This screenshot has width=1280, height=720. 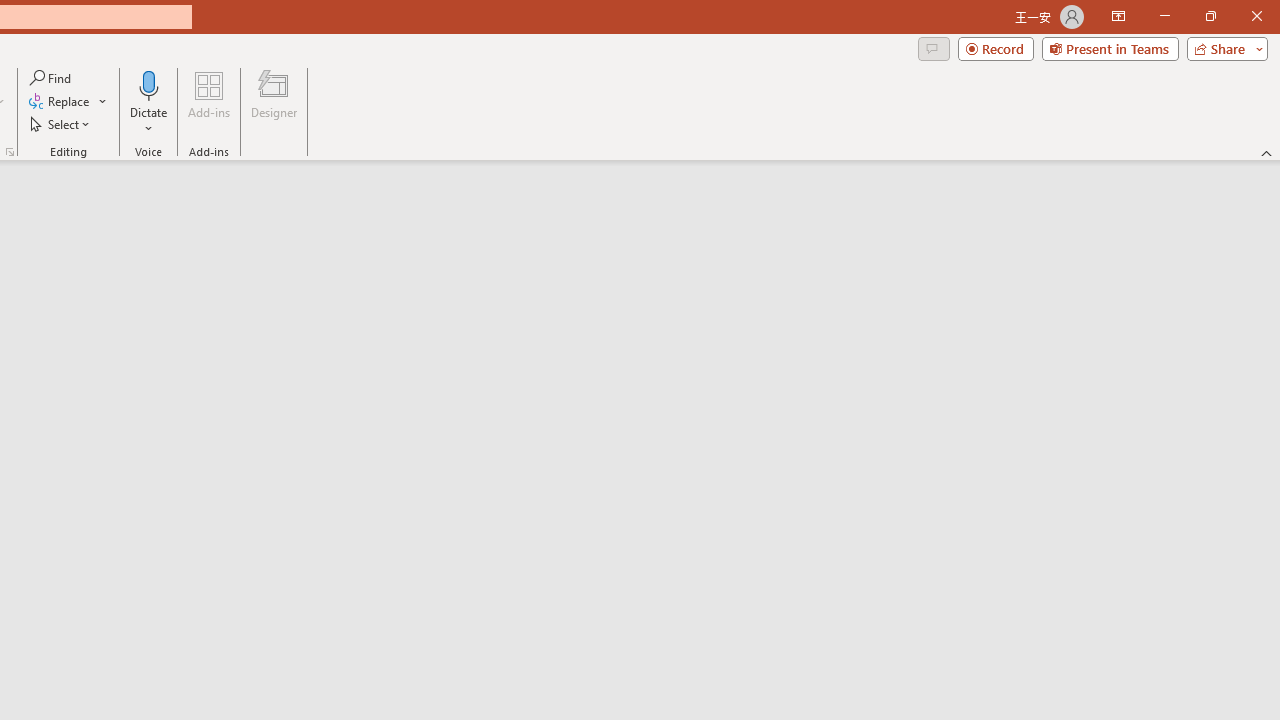 What do you see at coordinates (1164, 16) in the screenshot?
I see `'Minimize'` at bounding box center [1164, 16].